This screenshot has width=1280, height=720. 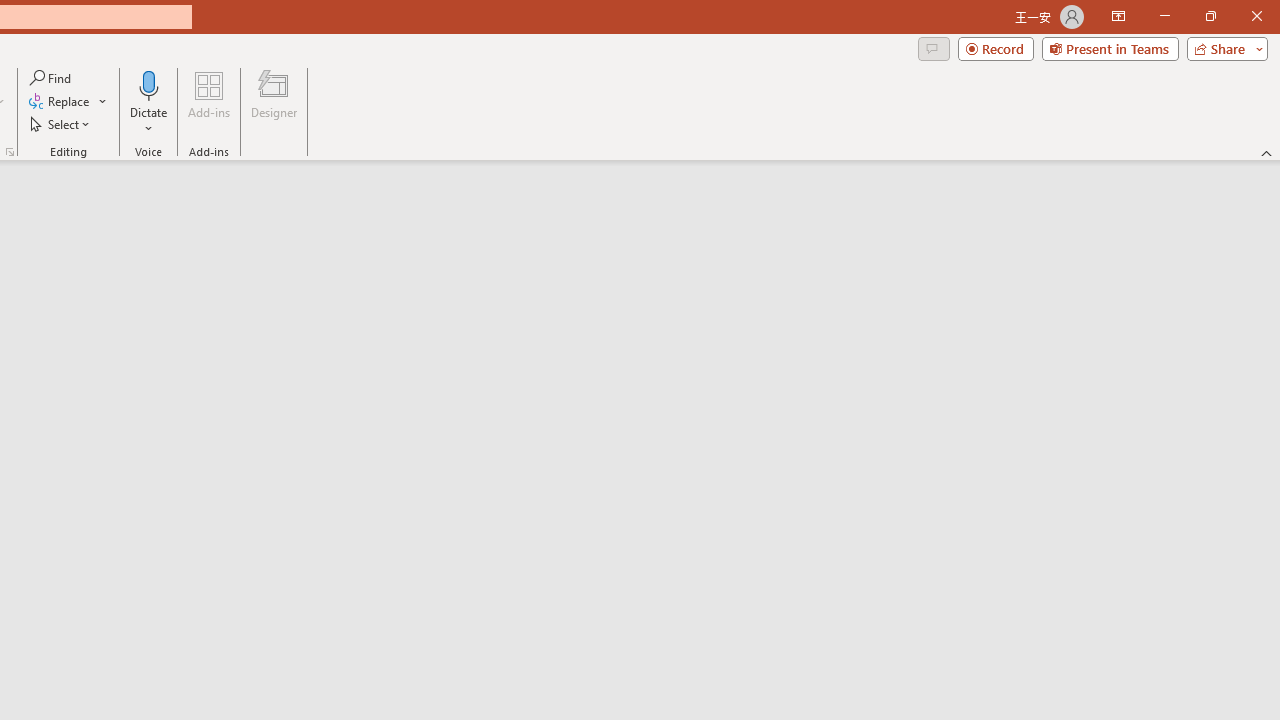 What do you see at coordinates (1164, 16) in the screenshot?
I see `'Minimize'` at bounding box center [1164, 16].